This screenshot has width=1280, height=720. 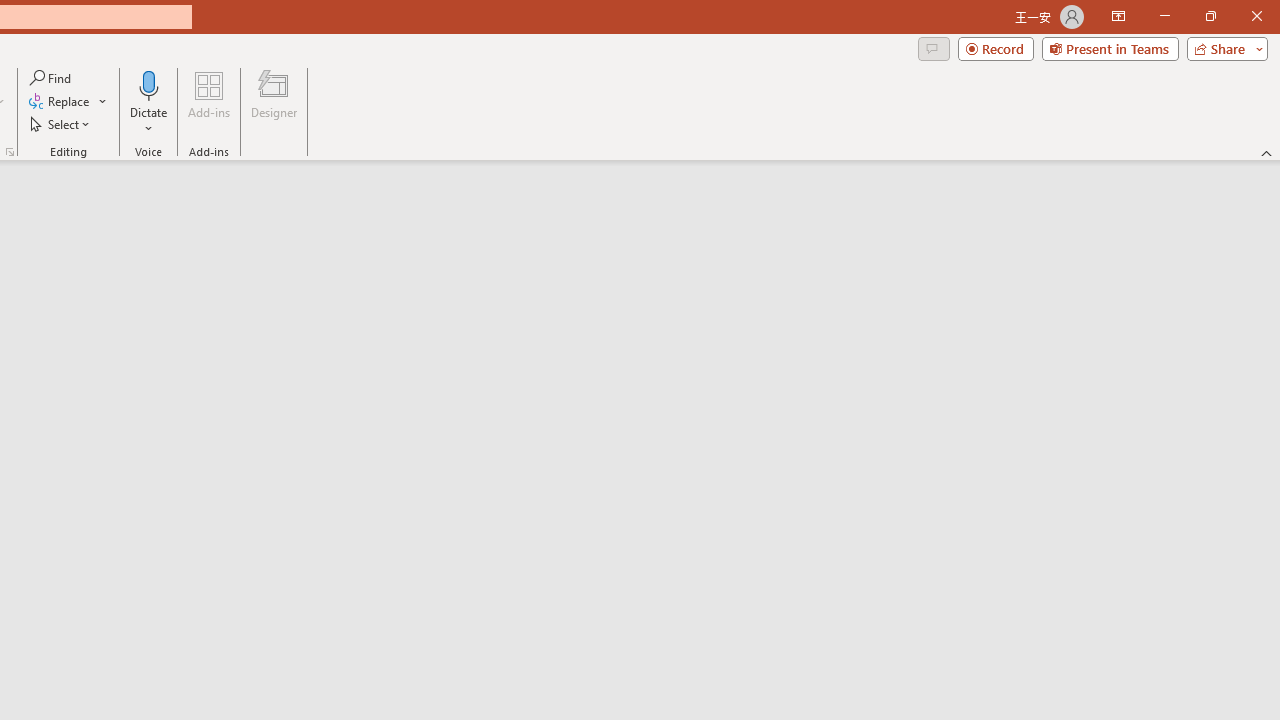 What do you see at coordinates (1164, 16) in the screenshot?
I see `'Minimize'` at bounding box center [1164, 16].